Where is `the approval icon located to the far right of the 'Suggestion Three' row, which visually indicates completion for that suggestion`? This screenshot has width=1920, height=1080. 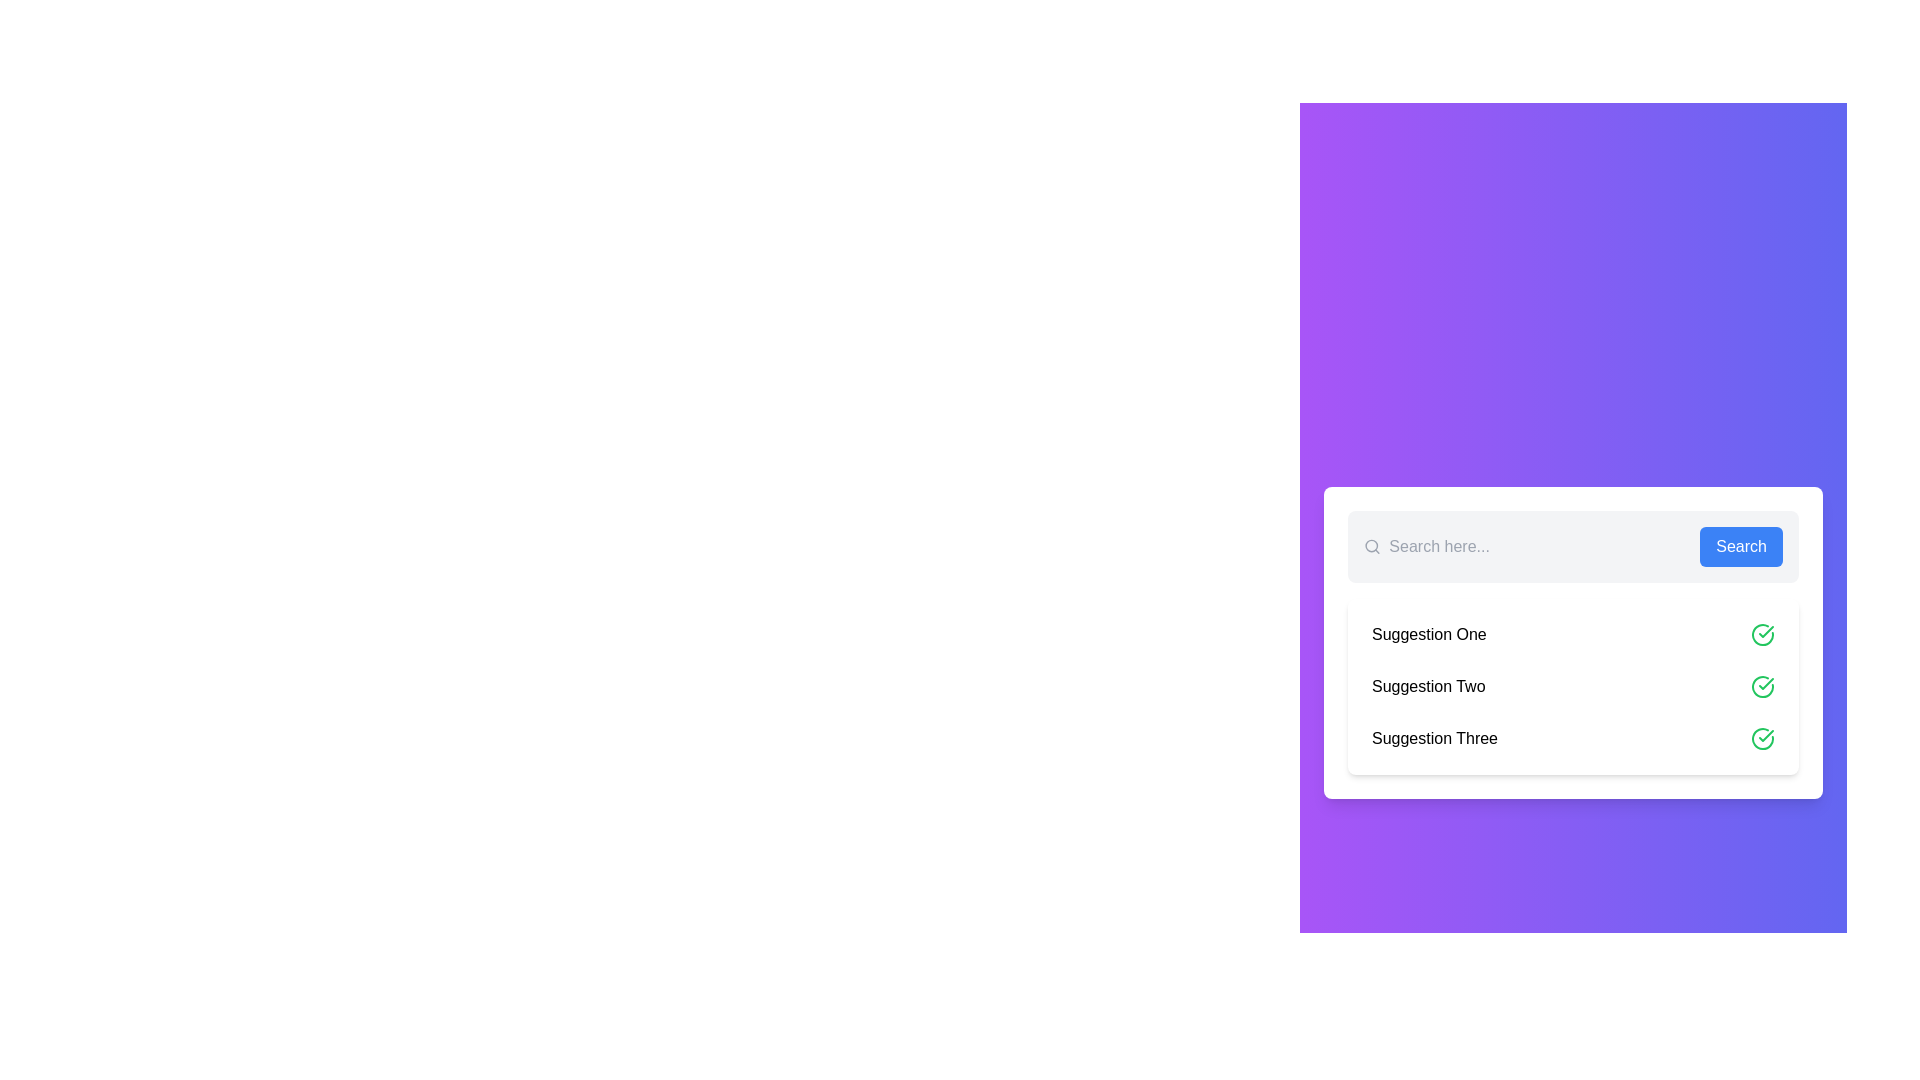
the approval icon located to the far right of the 'Suggestion Three' row, which visually indicates completion for that suggestion is located at coordinates (1762, 739).